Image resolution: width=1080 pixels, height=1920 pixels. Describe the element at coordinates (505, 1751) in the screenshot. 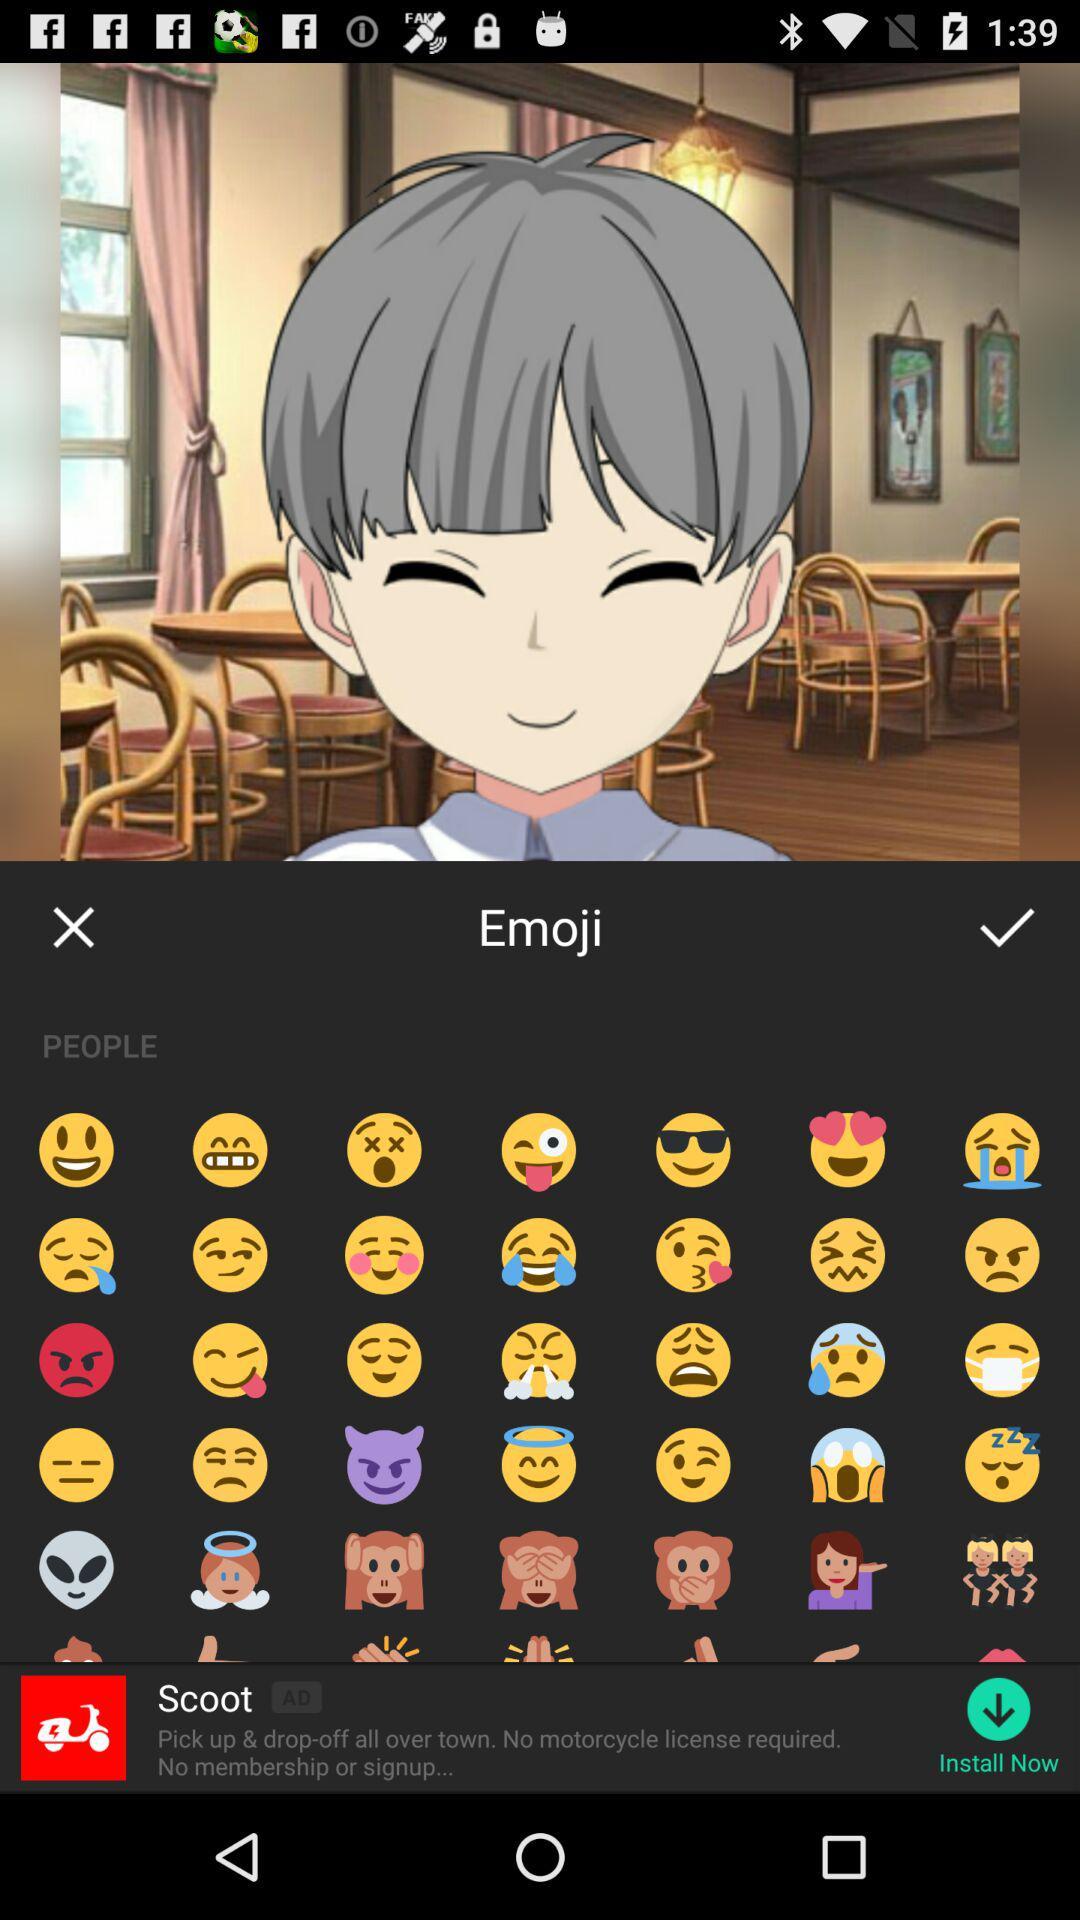

I see `item next to the install now icon` at that location.